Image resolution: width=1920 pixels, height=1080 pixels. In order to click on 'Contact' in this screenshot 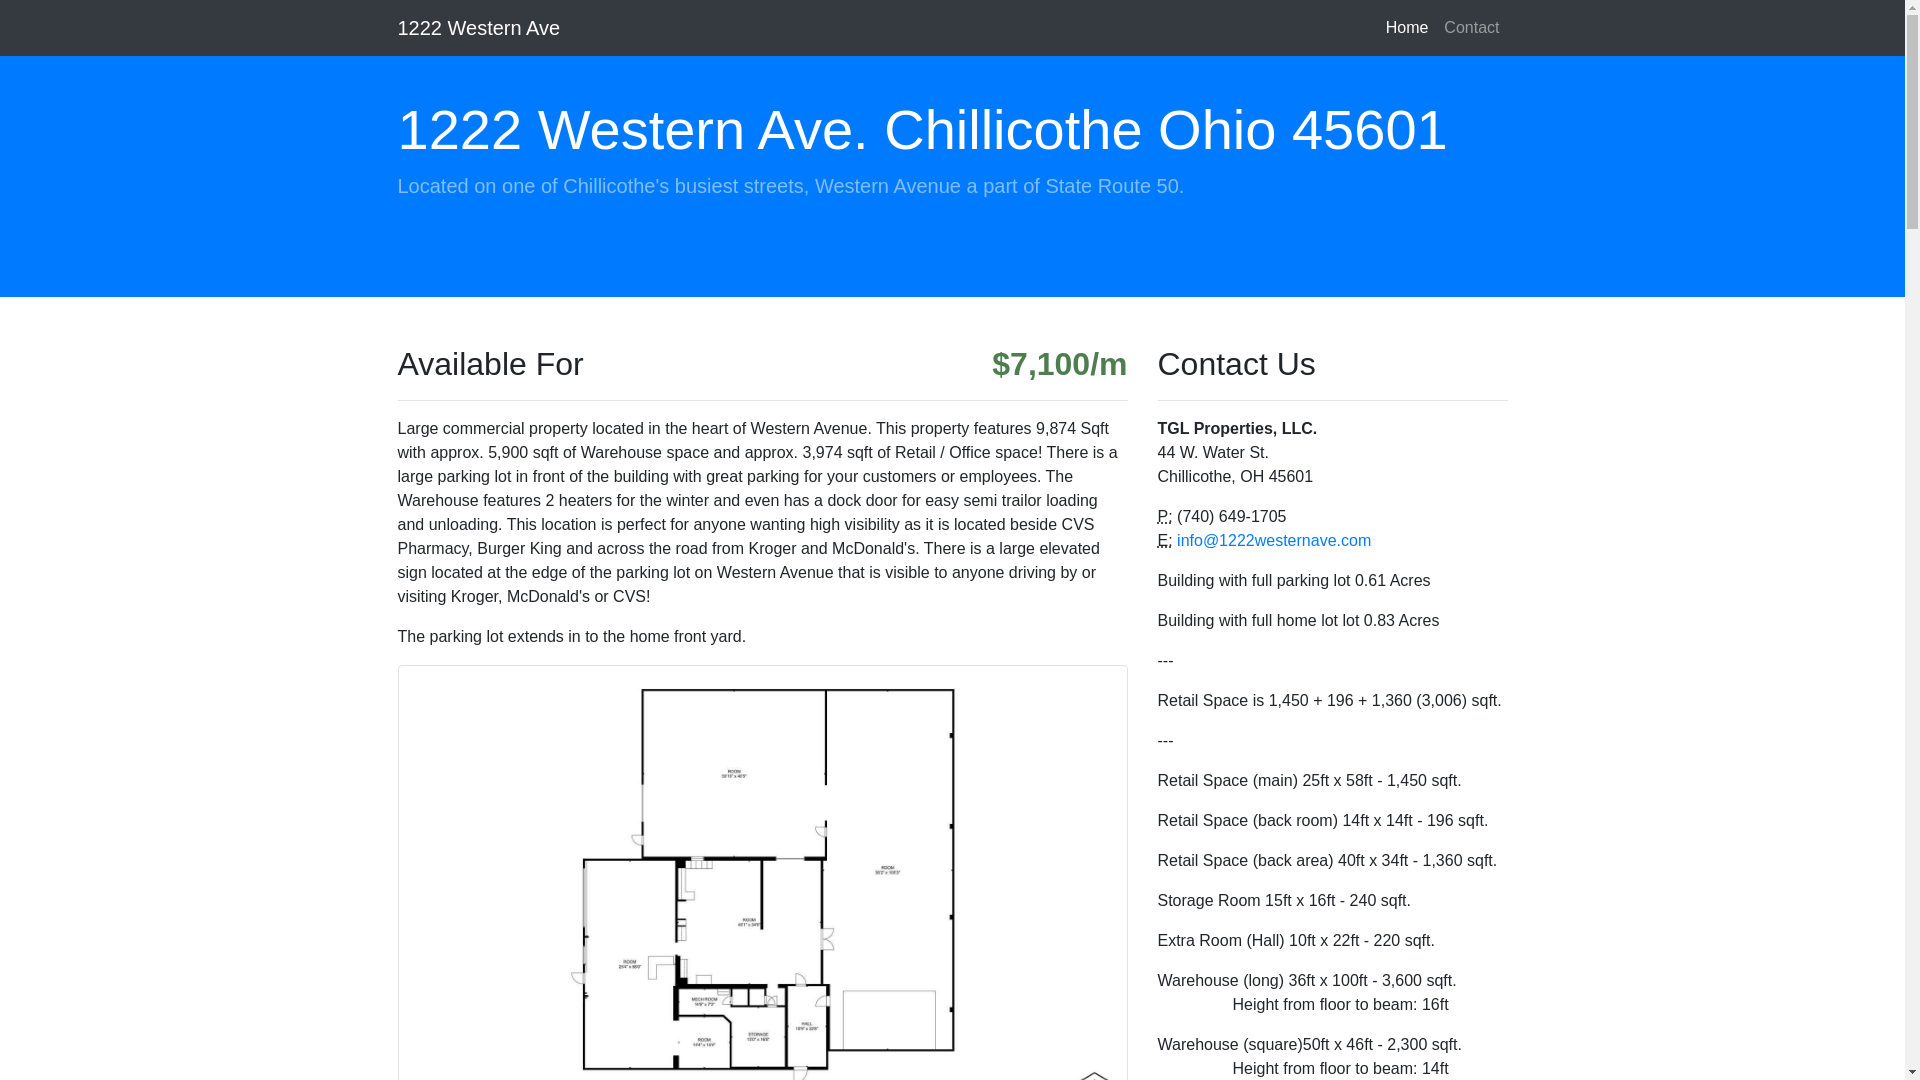, I will do `click(1471, 27)`.